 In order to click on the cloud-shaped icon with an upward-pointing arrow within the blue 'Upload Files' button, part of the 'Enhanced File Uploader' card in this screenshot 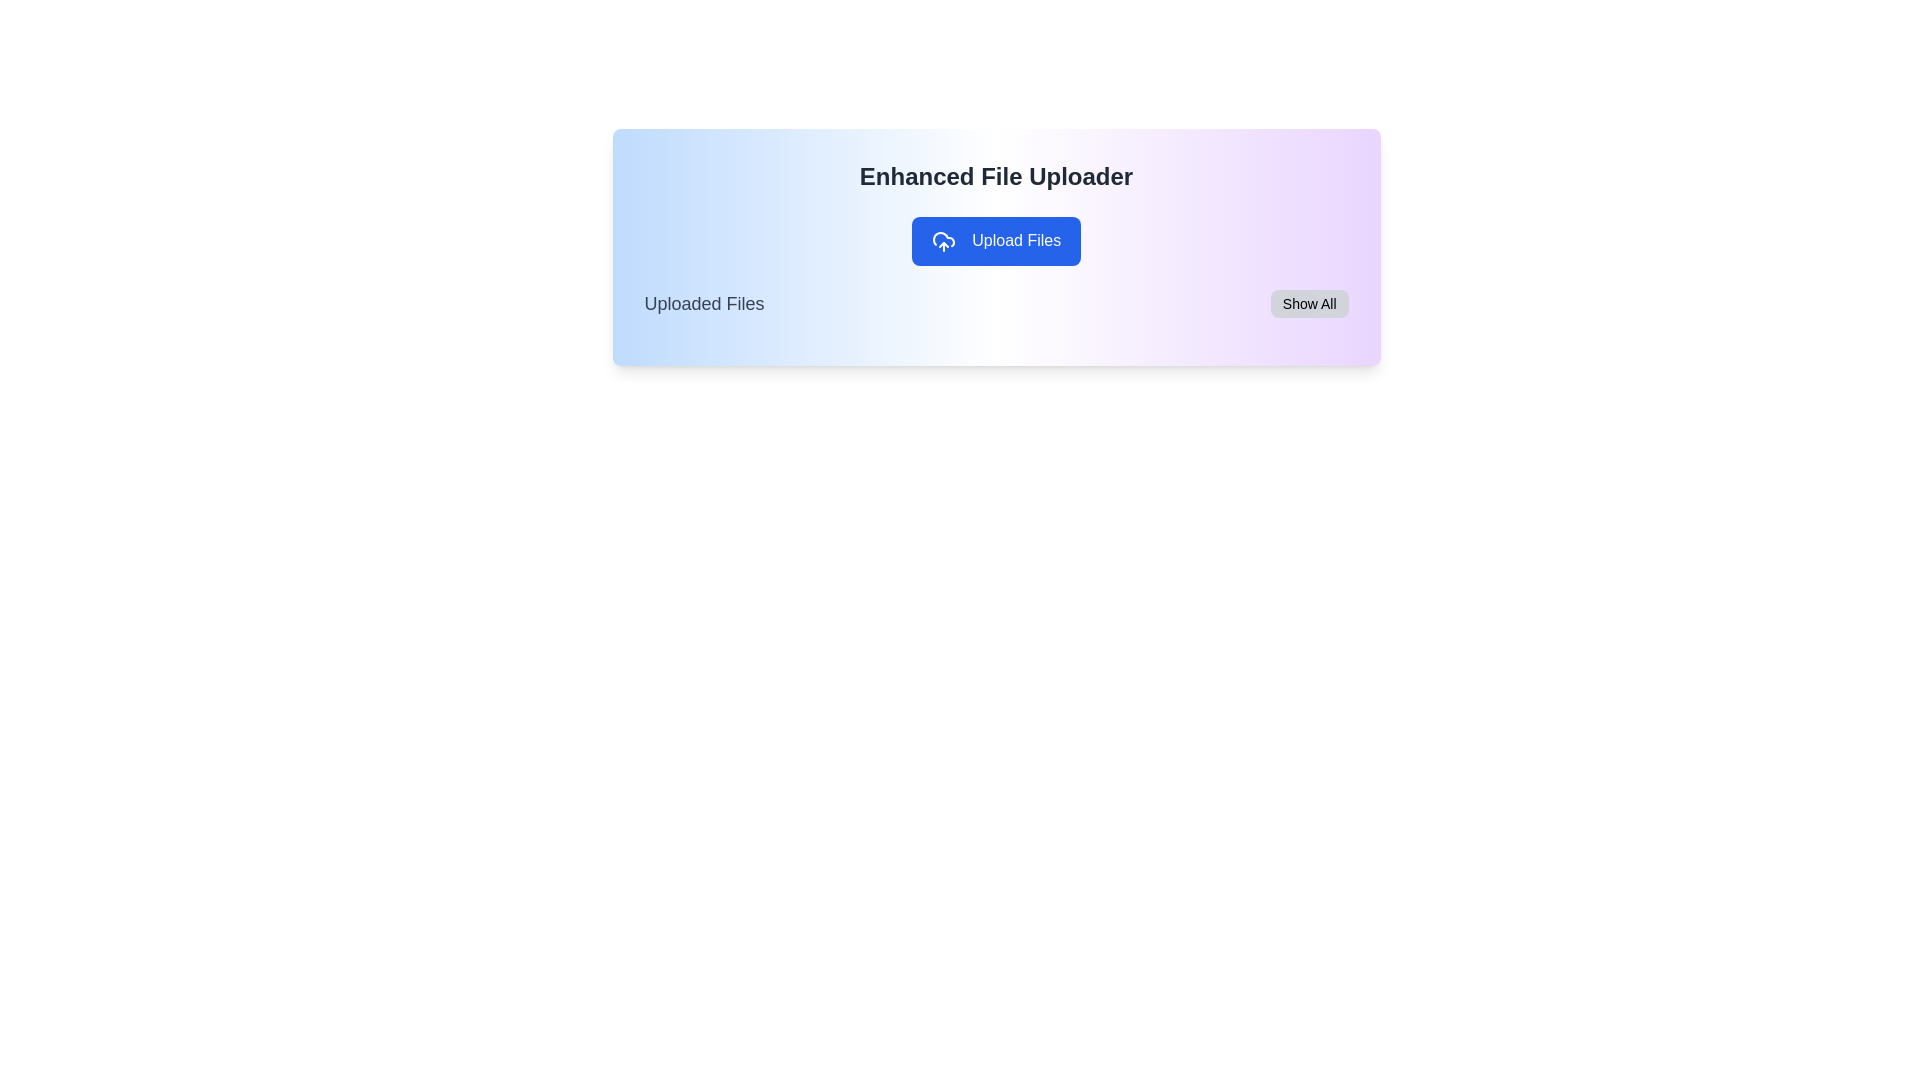, I will do `click(942, 240)`.